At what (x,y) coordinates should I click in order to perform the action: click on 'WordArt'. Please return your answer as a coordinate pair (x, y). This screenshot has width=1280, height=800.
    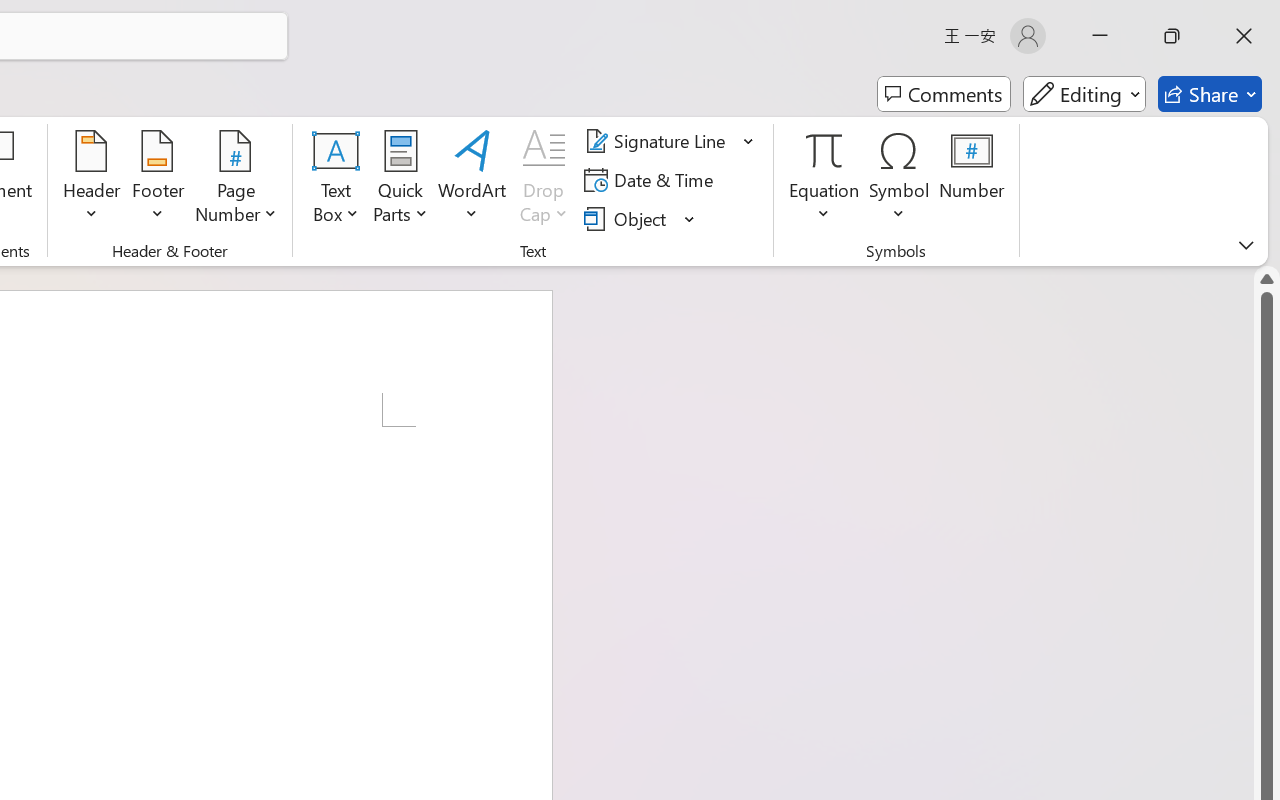
    Looking at the image, I should click on (471, 179).